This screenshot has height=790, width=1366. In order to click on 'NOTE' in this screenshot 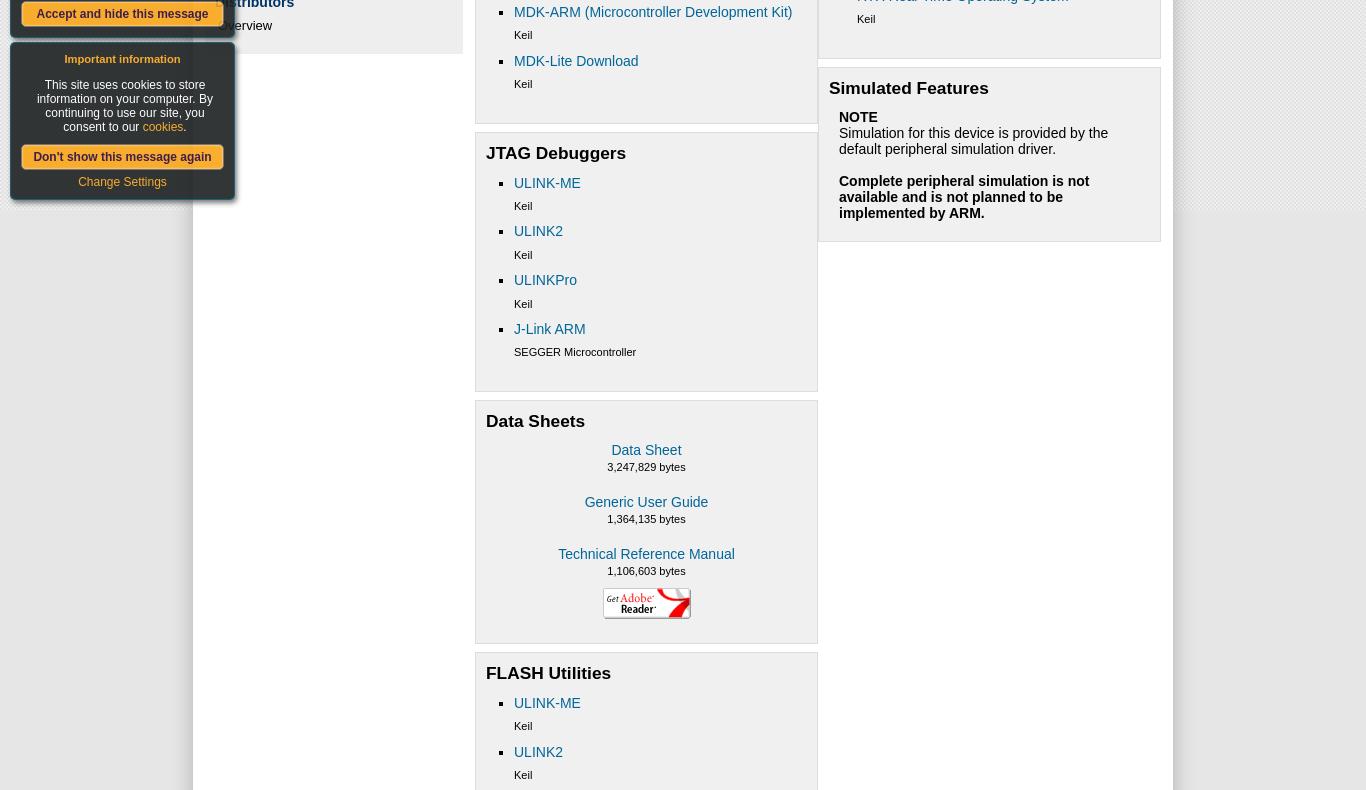, I will do `click(856, 115)`.